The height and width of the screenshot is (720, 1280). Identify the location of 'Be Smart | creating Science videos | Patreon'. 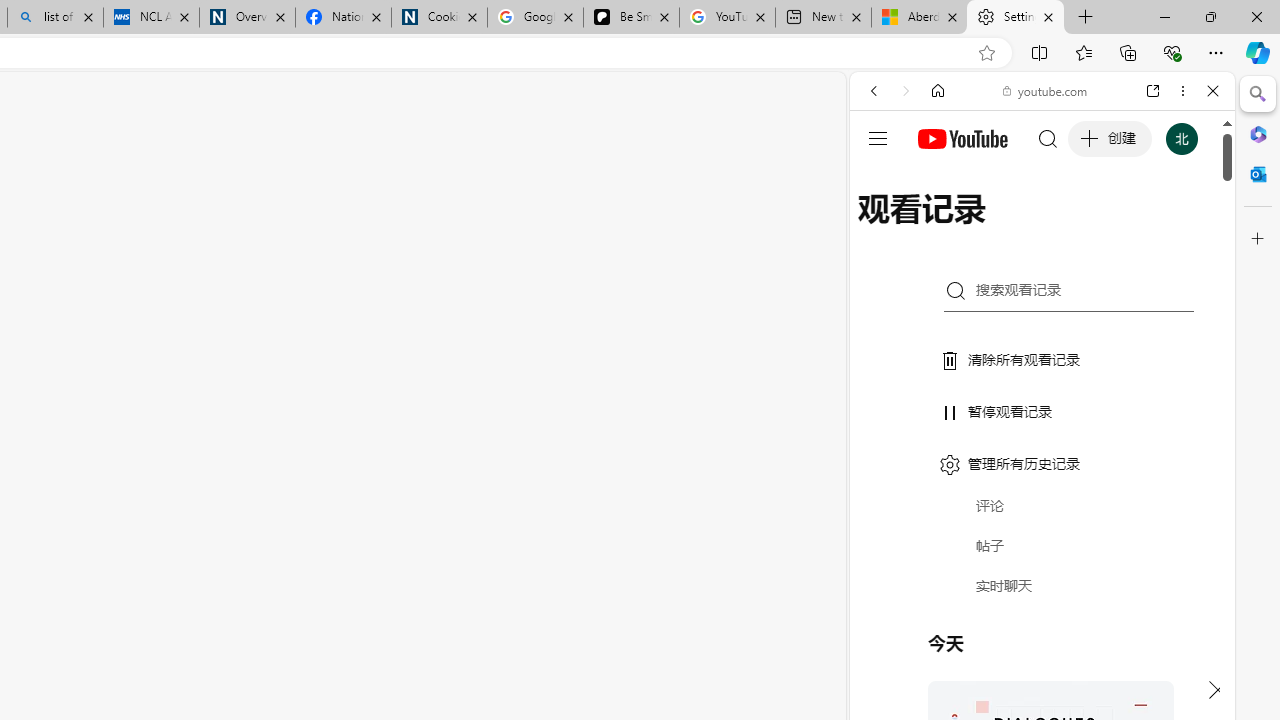
(630, 17).